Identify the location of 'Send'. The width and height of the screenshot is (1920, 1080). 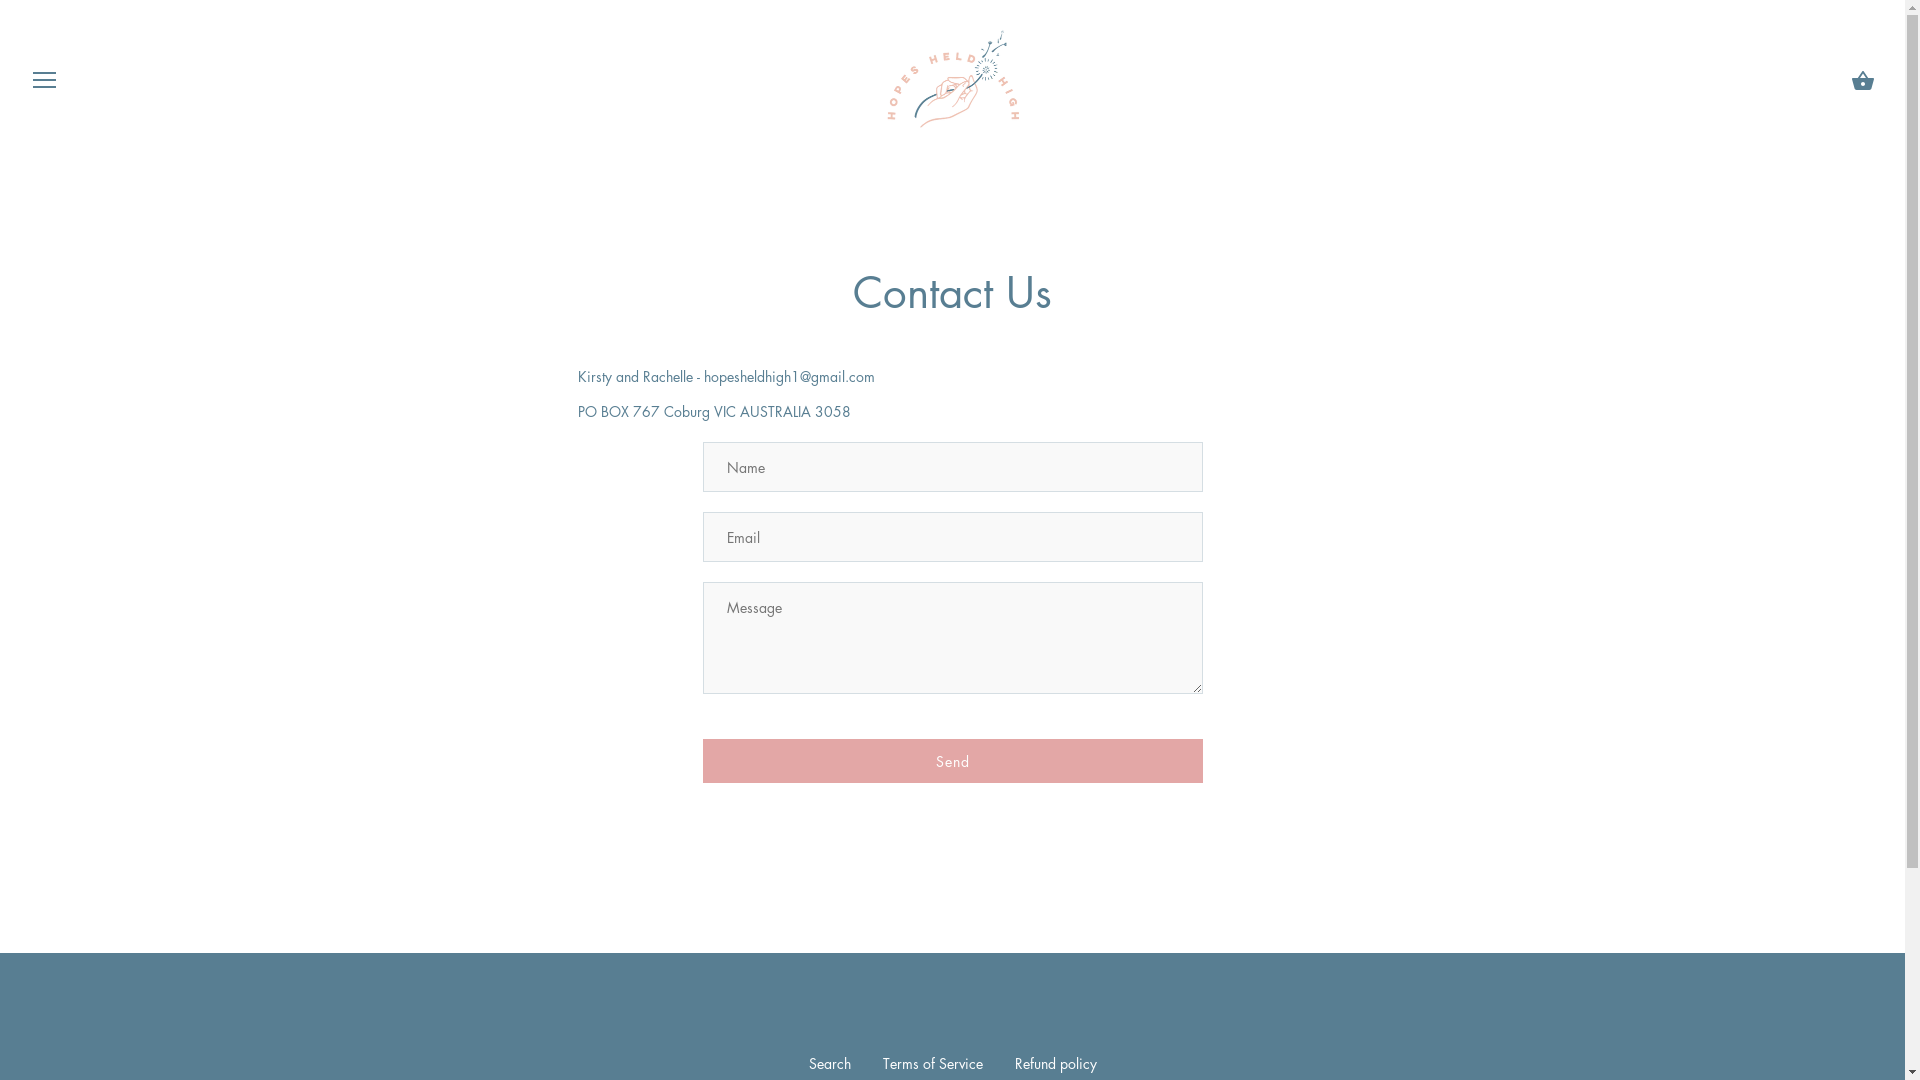
(950, 760).